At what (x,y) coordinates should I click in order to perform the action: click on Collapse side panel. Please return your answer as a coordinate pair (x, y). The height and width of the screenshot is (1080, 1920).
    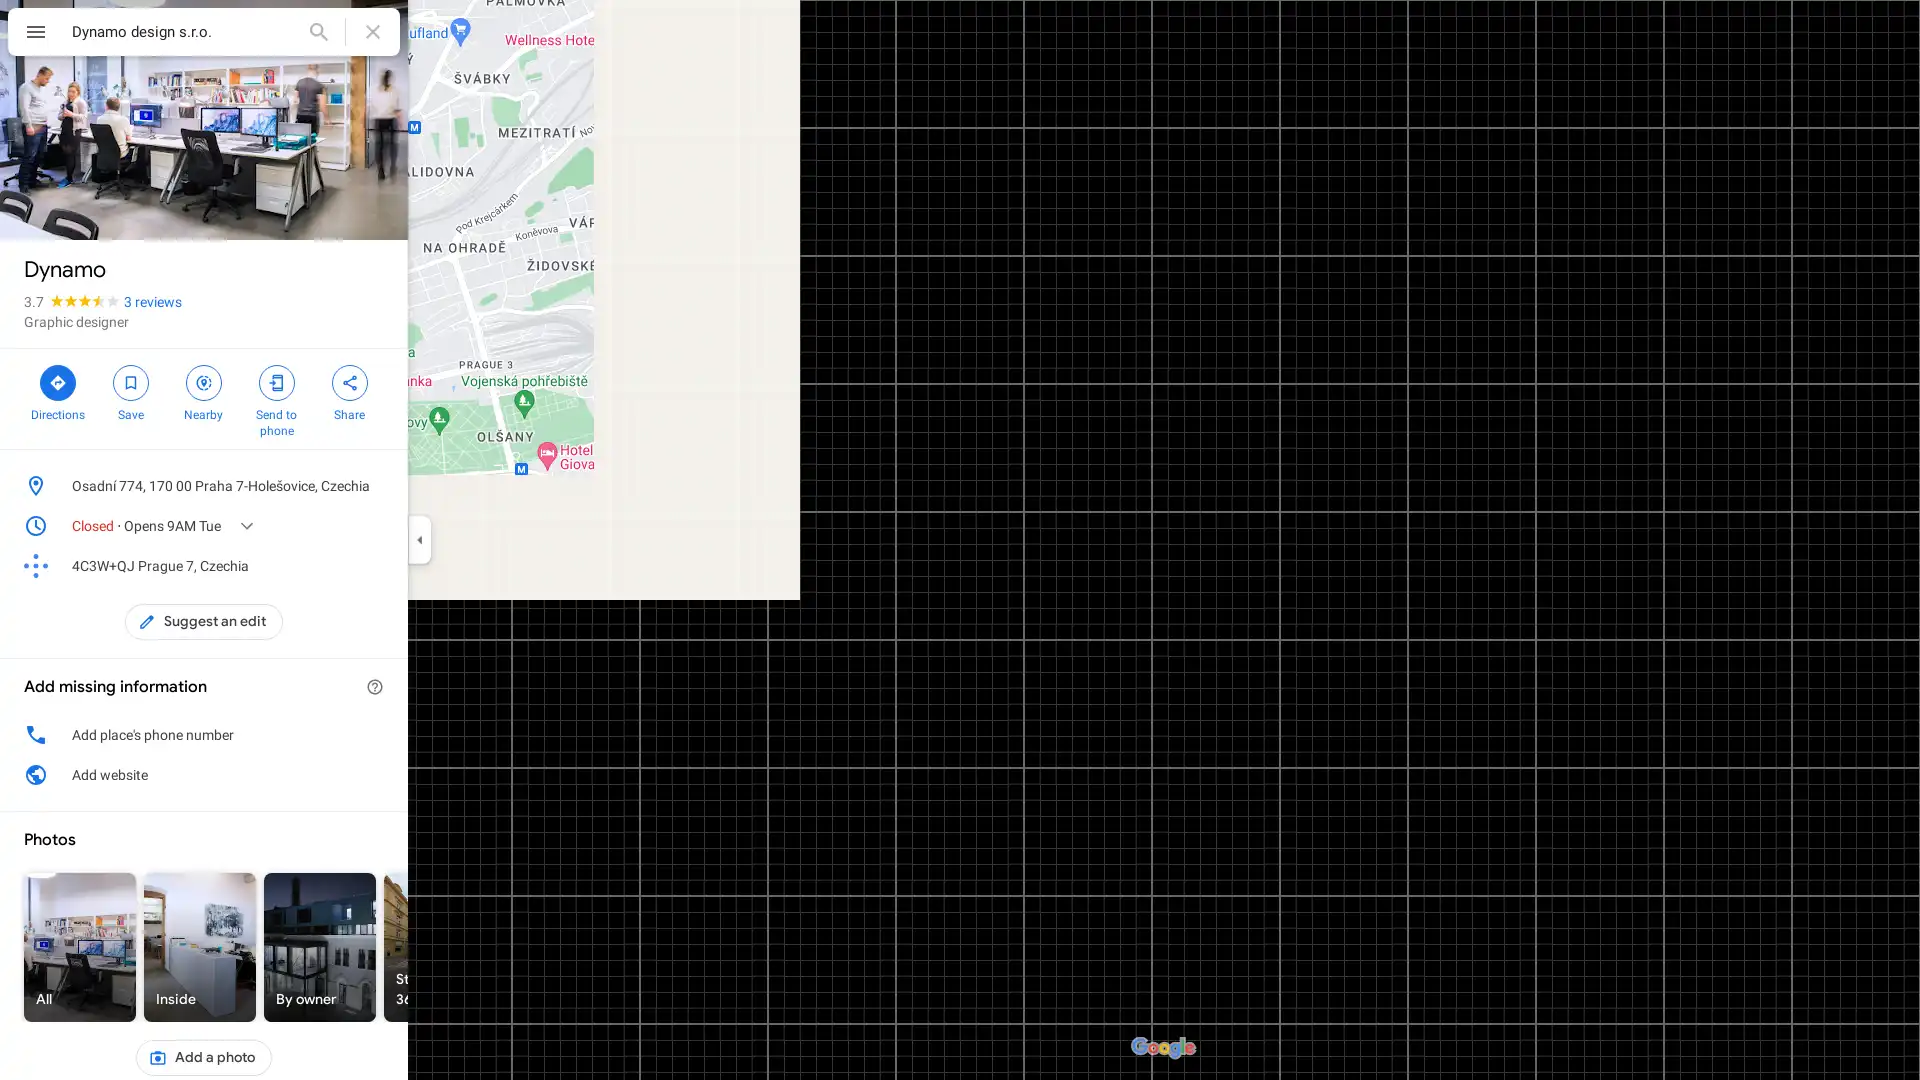
    Looking at the image, I should click on (418, 540).